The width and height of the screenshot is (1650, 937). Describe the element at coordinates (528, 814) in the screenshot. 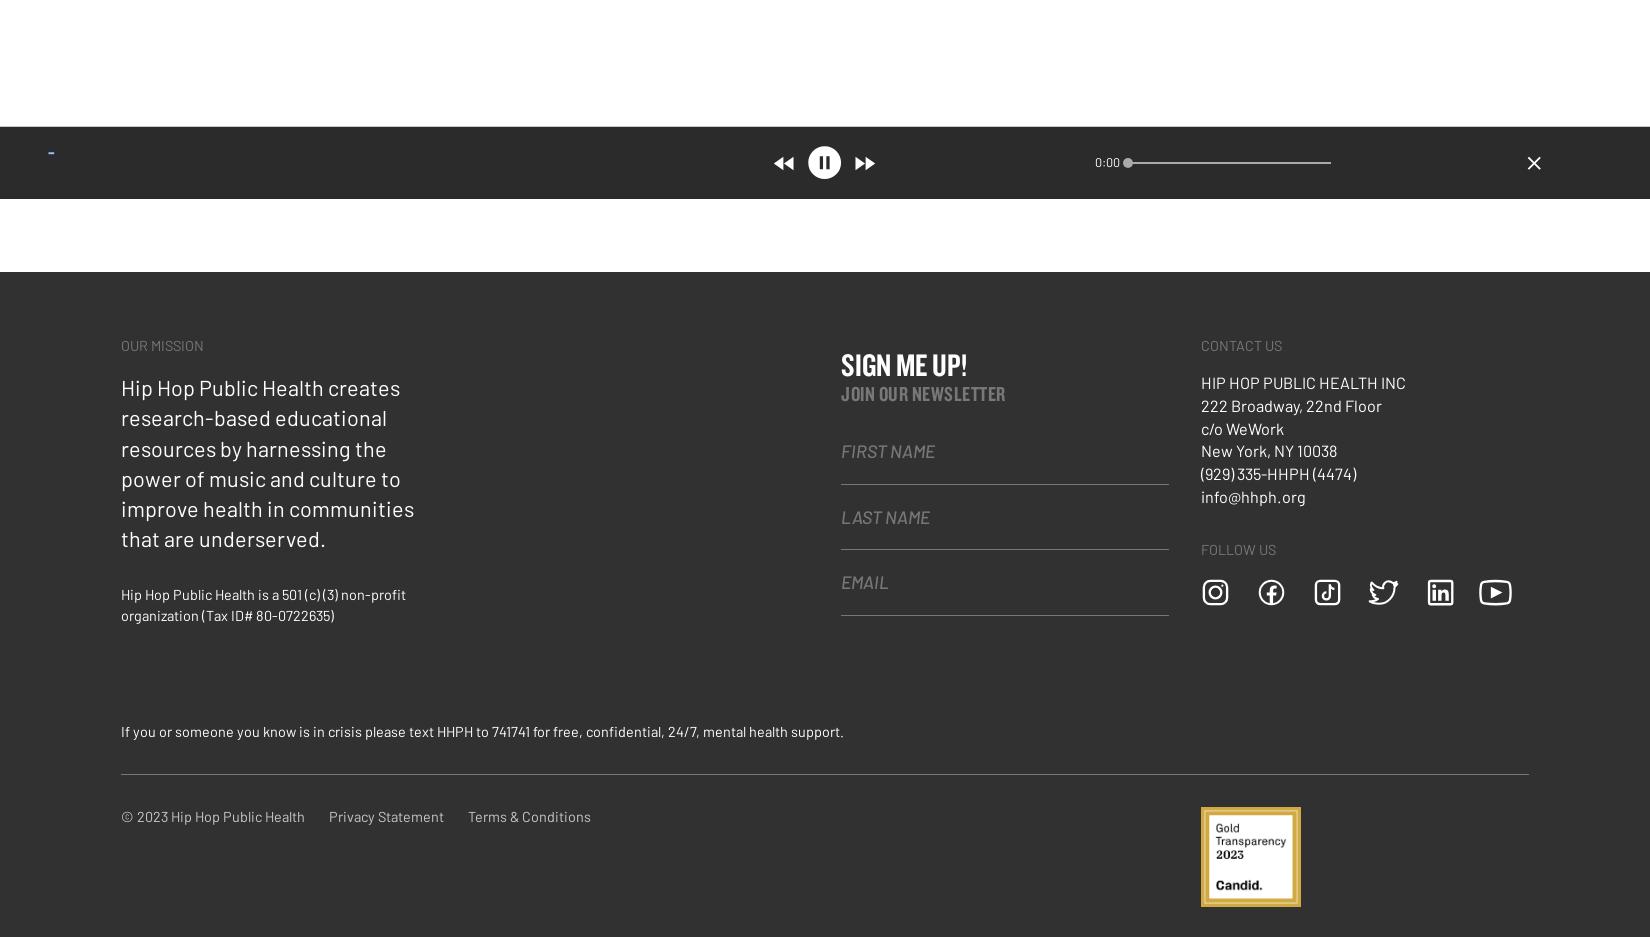

I see `'Terms & Conditions'` at that location.